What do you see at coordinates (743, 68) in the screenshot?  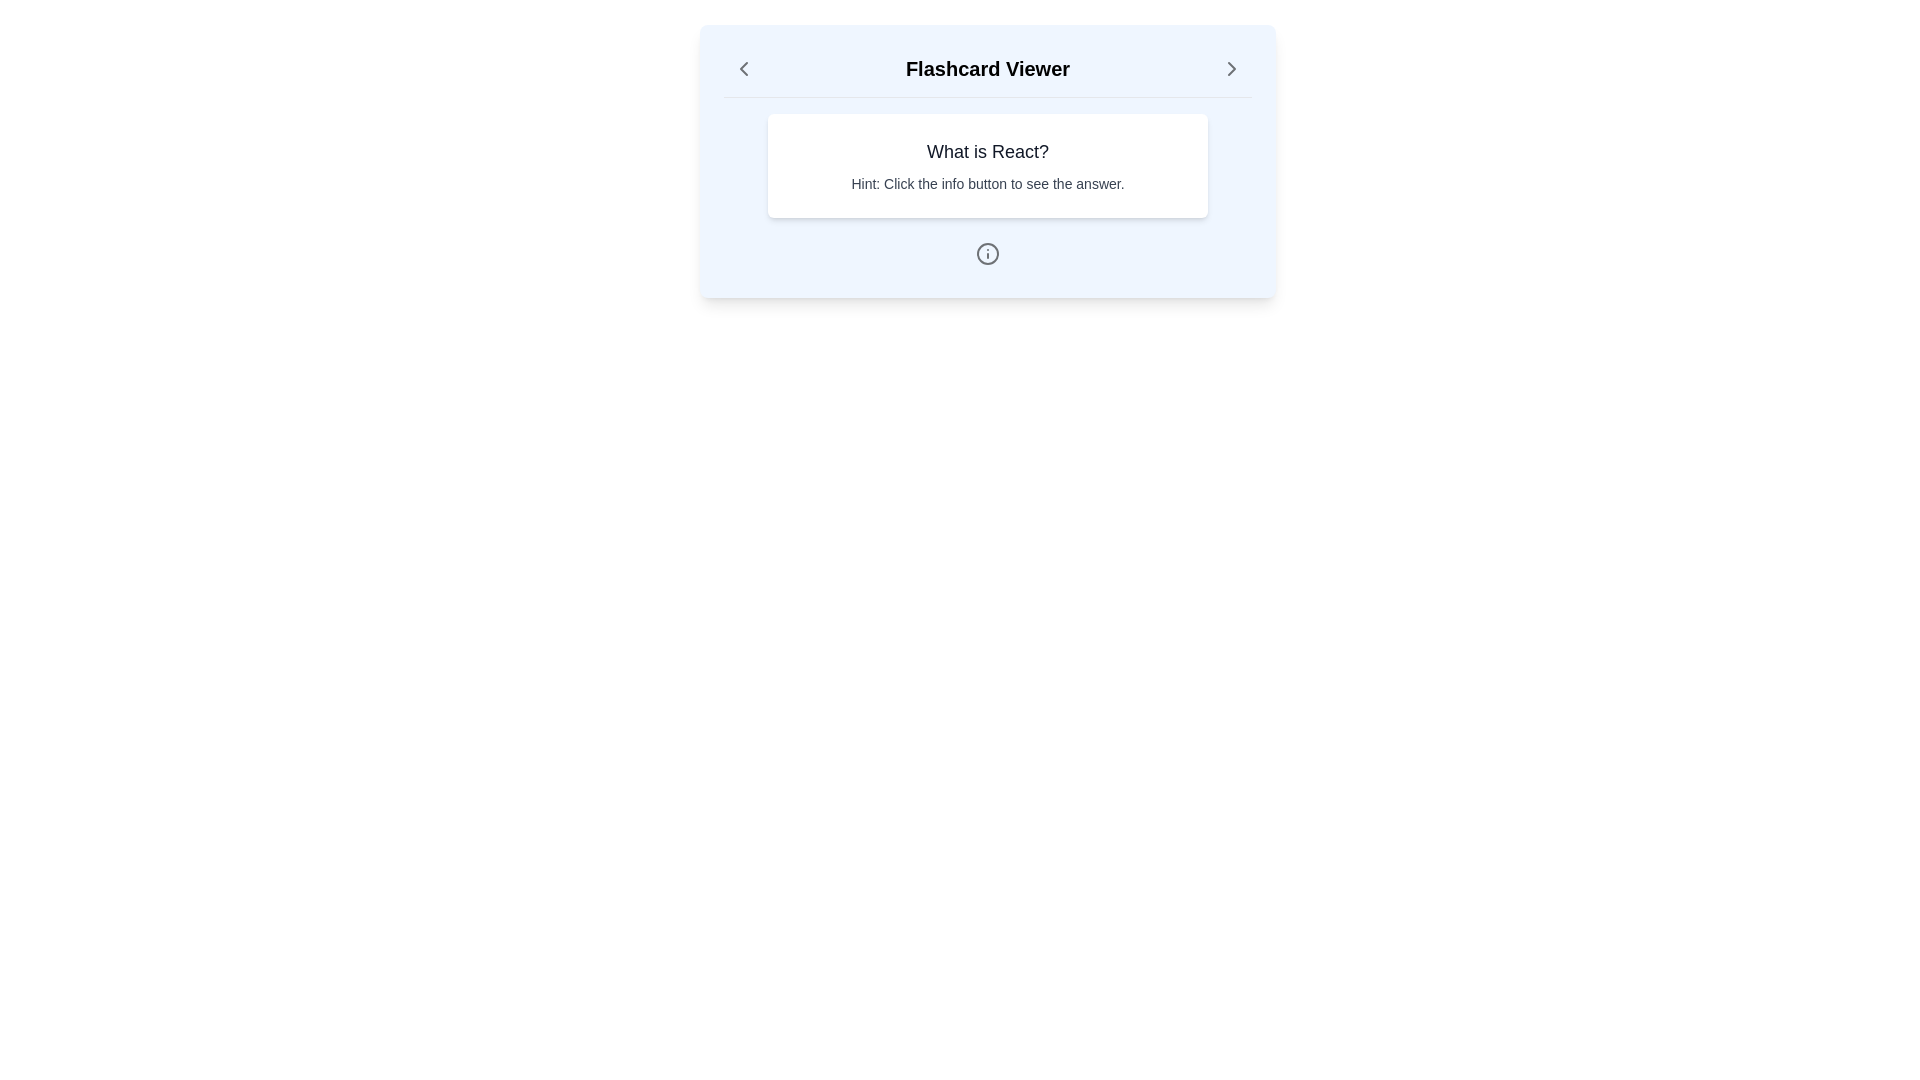 I see `the back navigation button icon located at the top left corner of the Flashcard Viewer` at bounding box center [743, 68].